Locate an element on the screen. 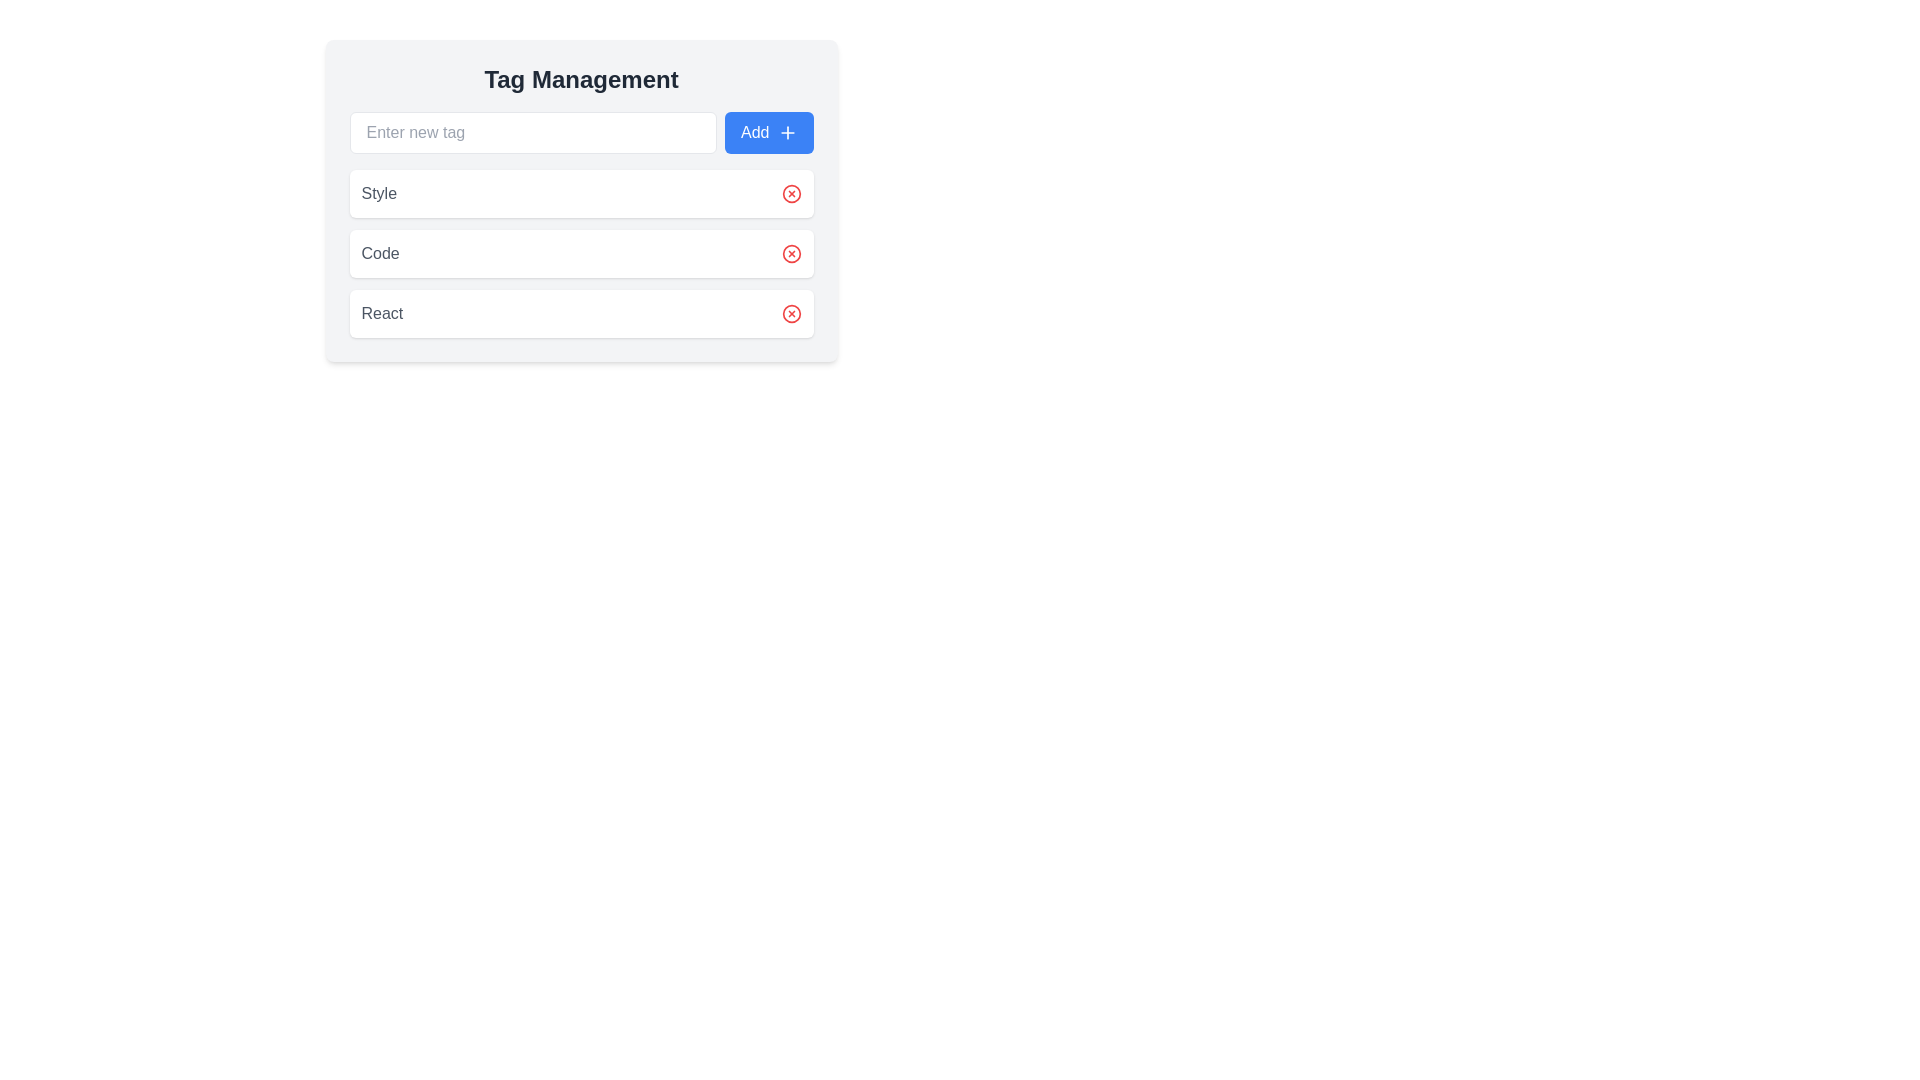 The width and height of the screenshot is (1920, 1080). the icon inside the rounded blue button labeled 'Add' at the top-right of the 'Tag Management' content box is located at coordinates (786, 132).